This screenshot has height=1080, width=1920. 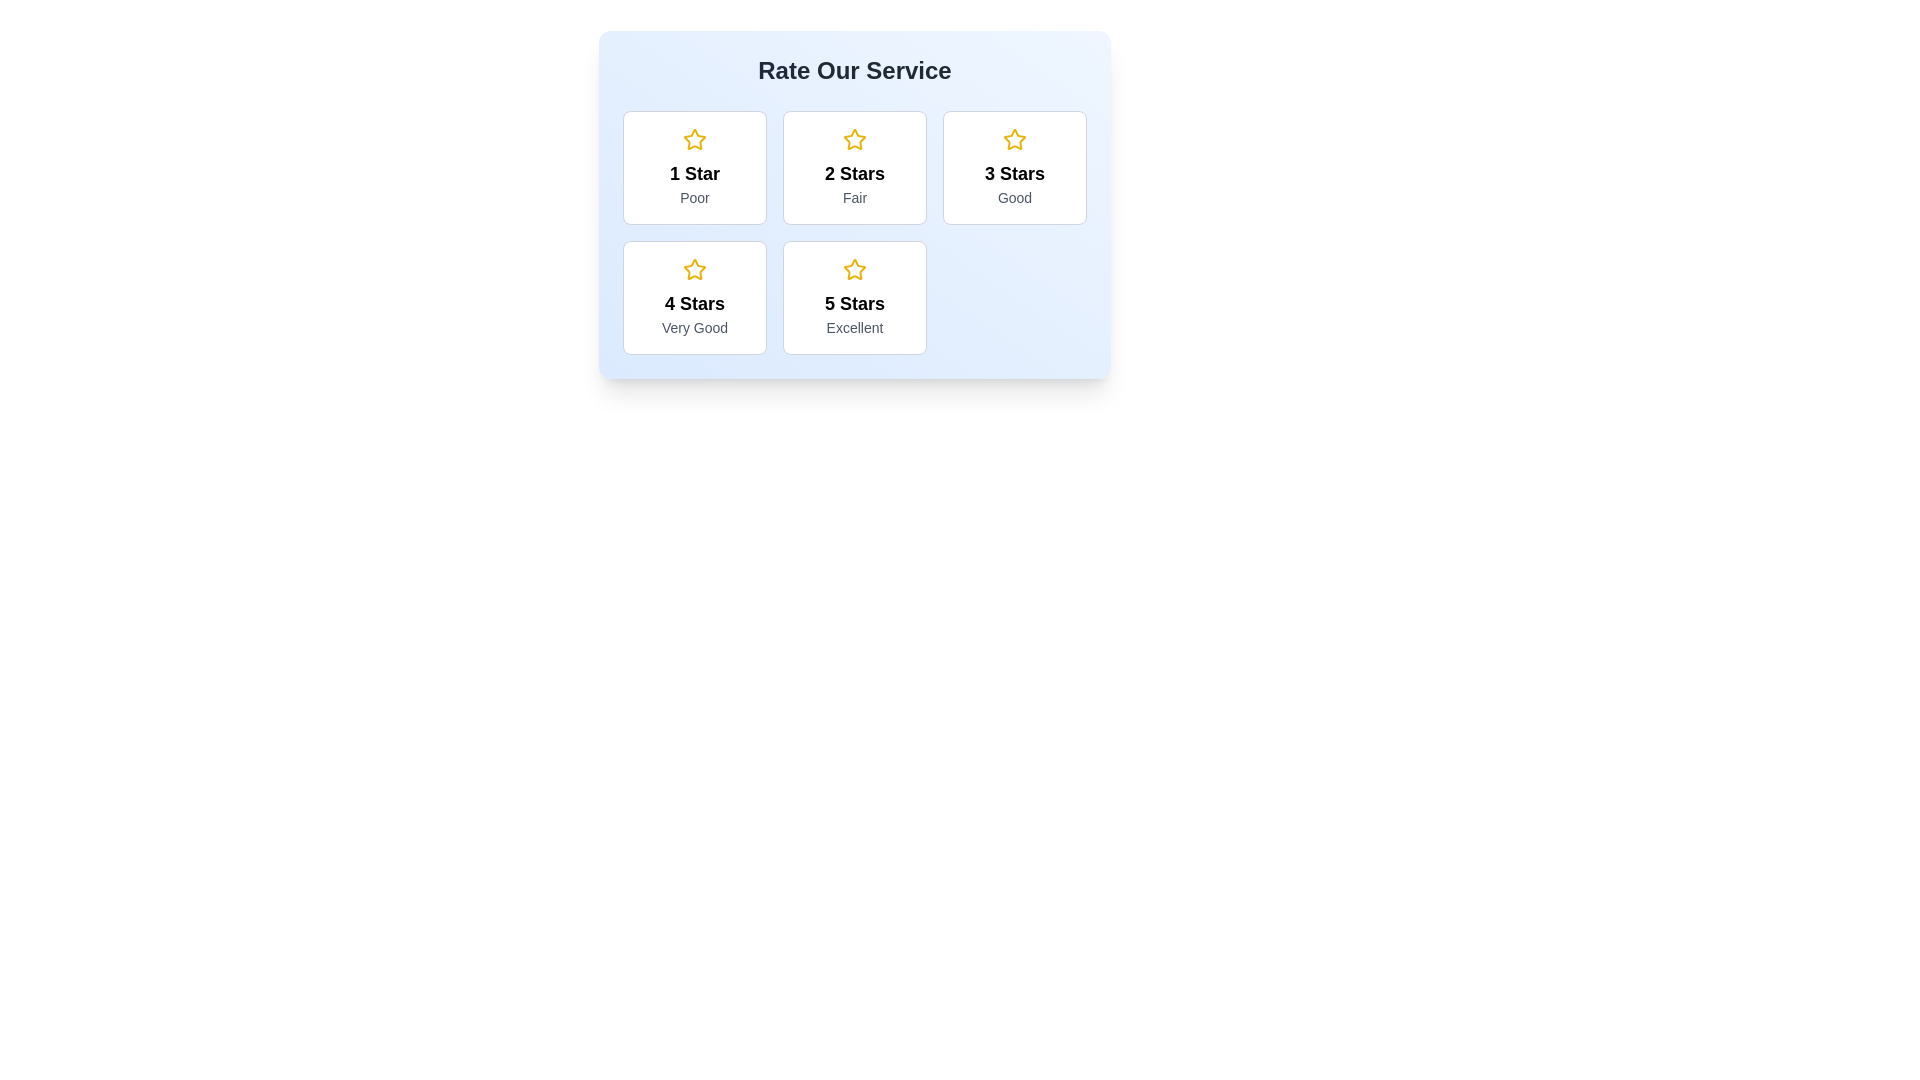 What do you see at coordinates (854, 197) in the screenshot?
I see `the static text label displaying 'Fair', which is part of the rating system located below '2 Stars' in the second column and first row of the grid` at bounding box center [854, 197].